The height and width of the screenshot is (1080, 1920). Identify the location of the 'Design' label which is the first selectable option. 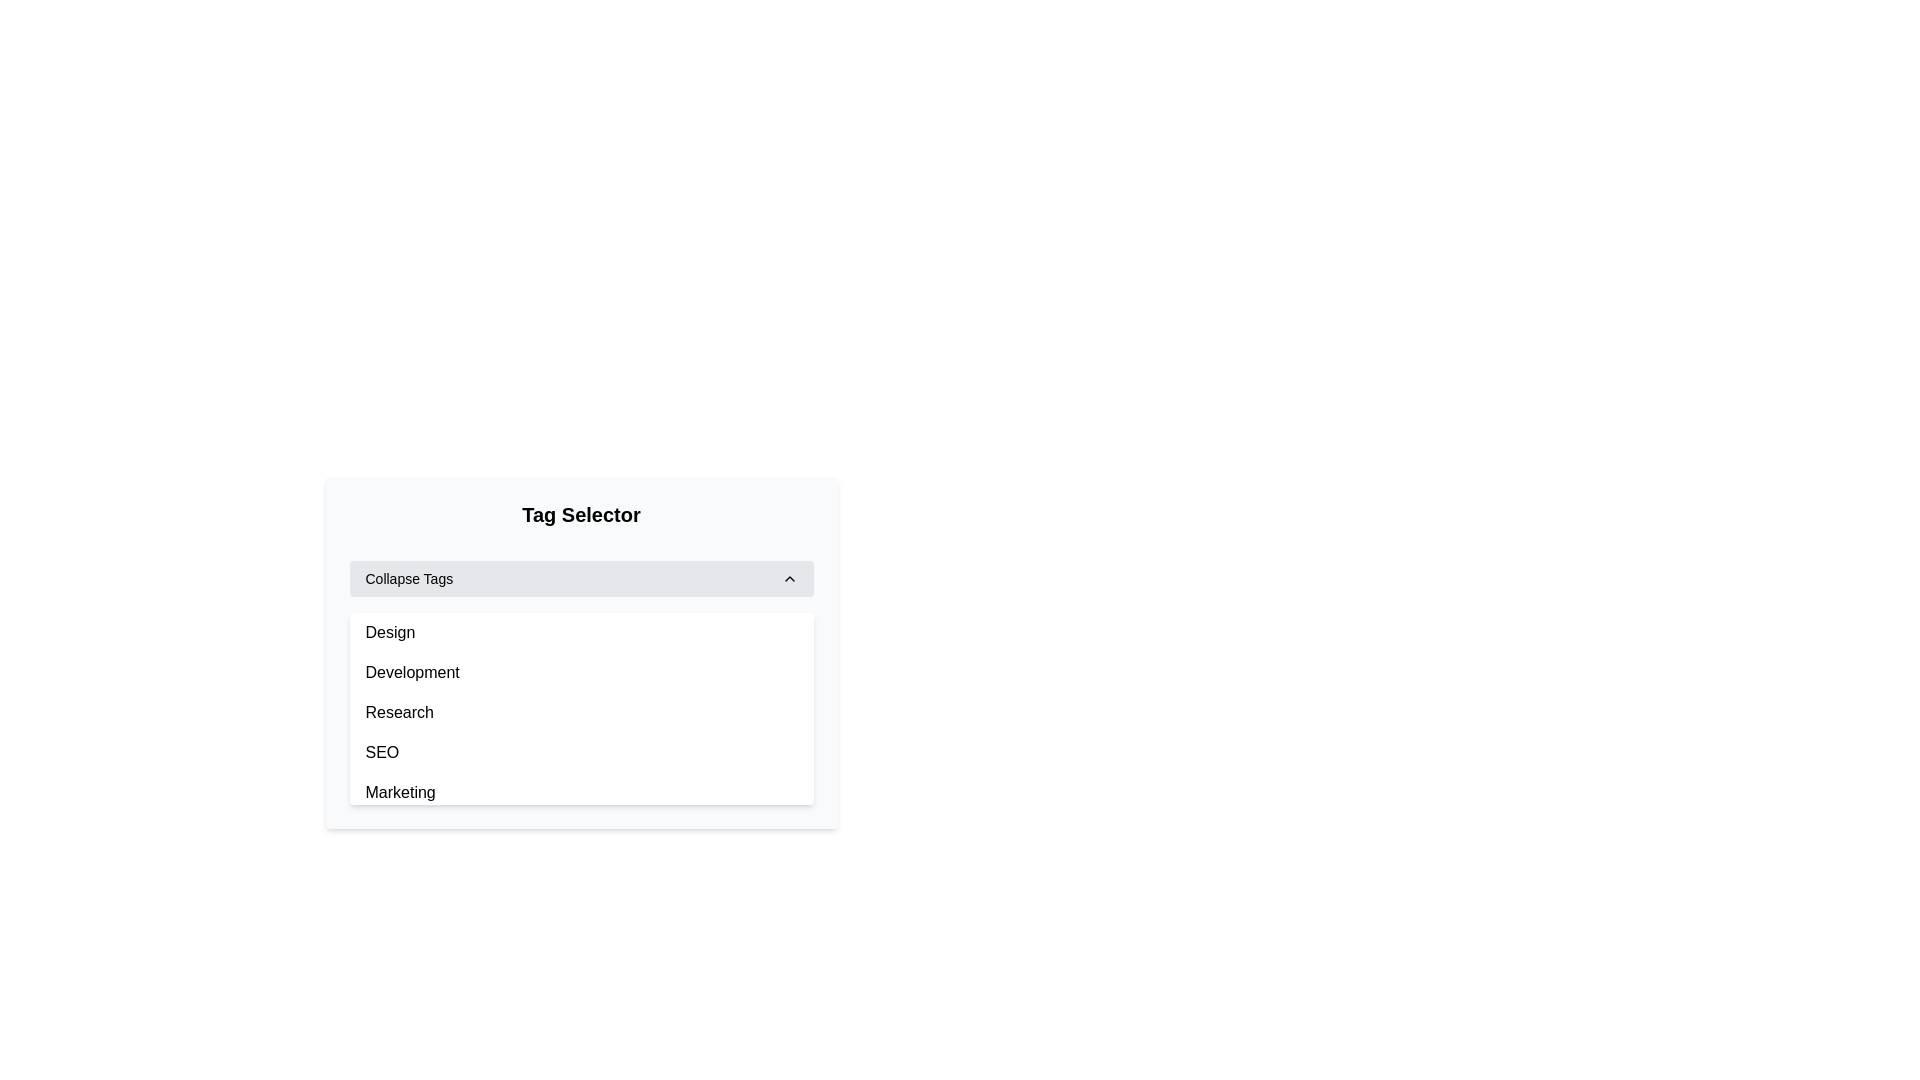
(390, 632).